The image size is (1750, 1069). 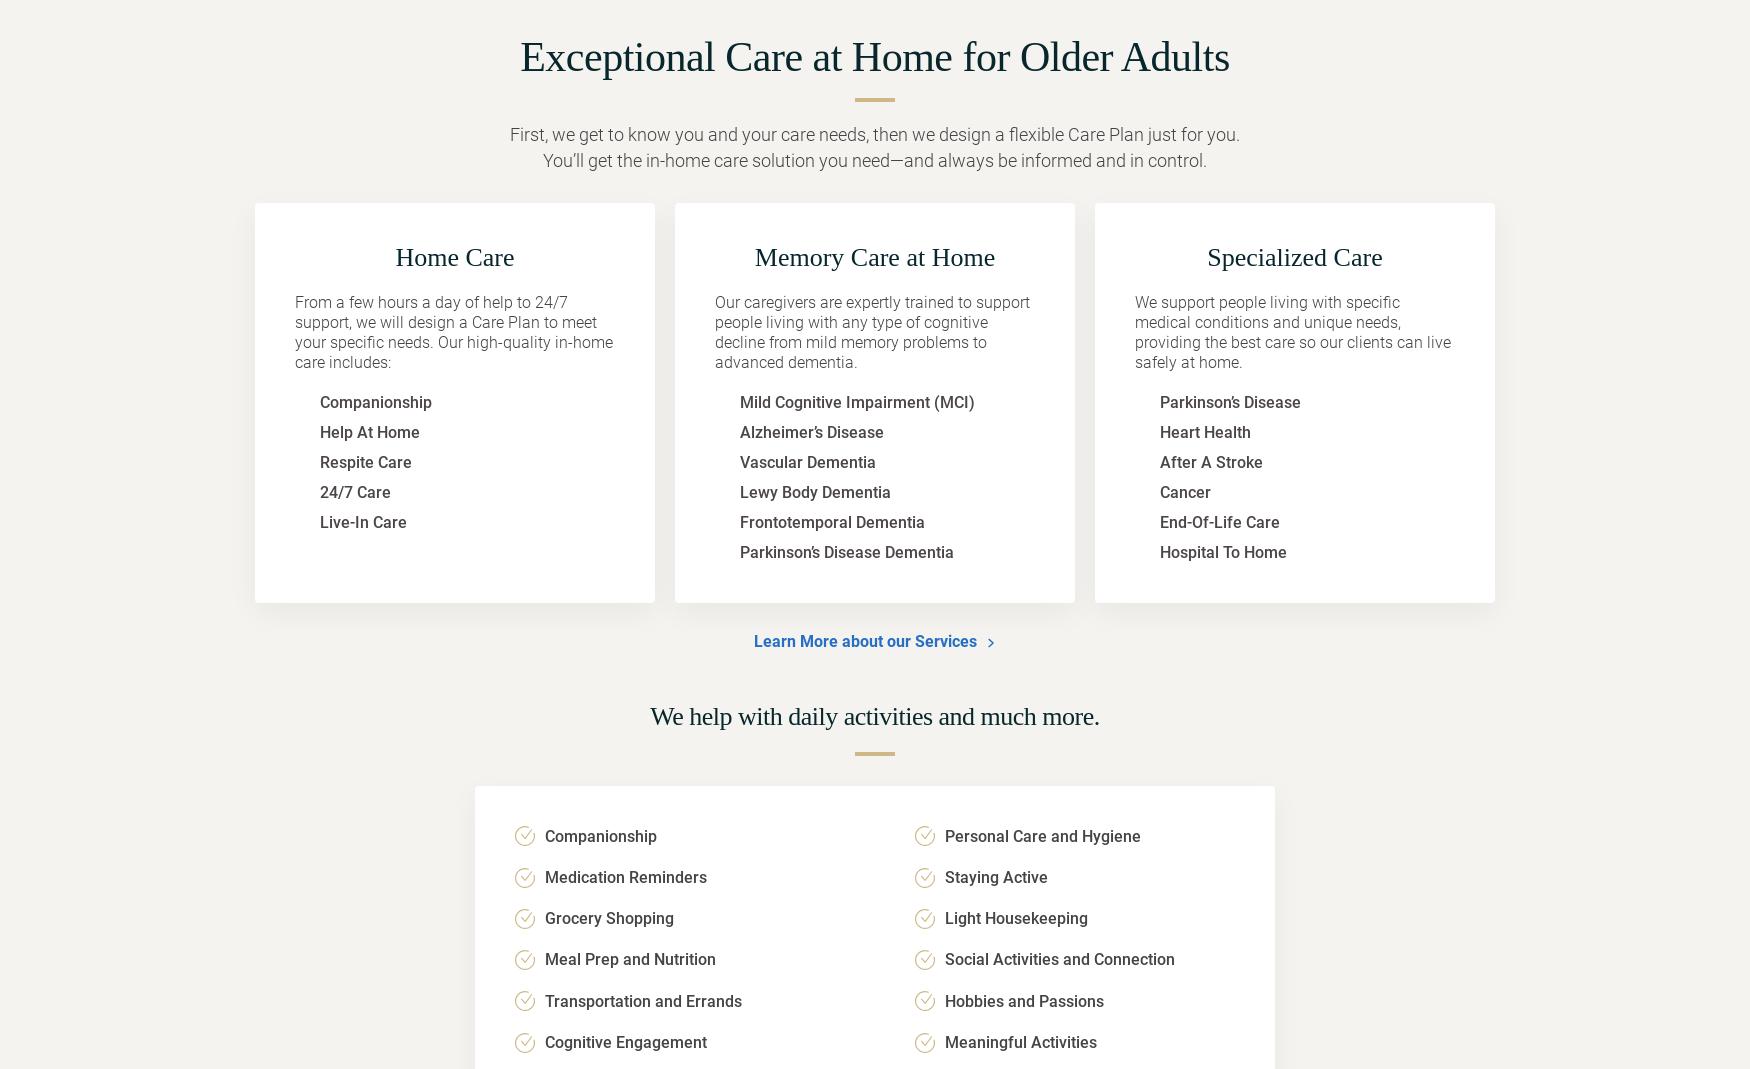 I want to click on 'Cognitive Engagement', so click(x=625, y=1041).